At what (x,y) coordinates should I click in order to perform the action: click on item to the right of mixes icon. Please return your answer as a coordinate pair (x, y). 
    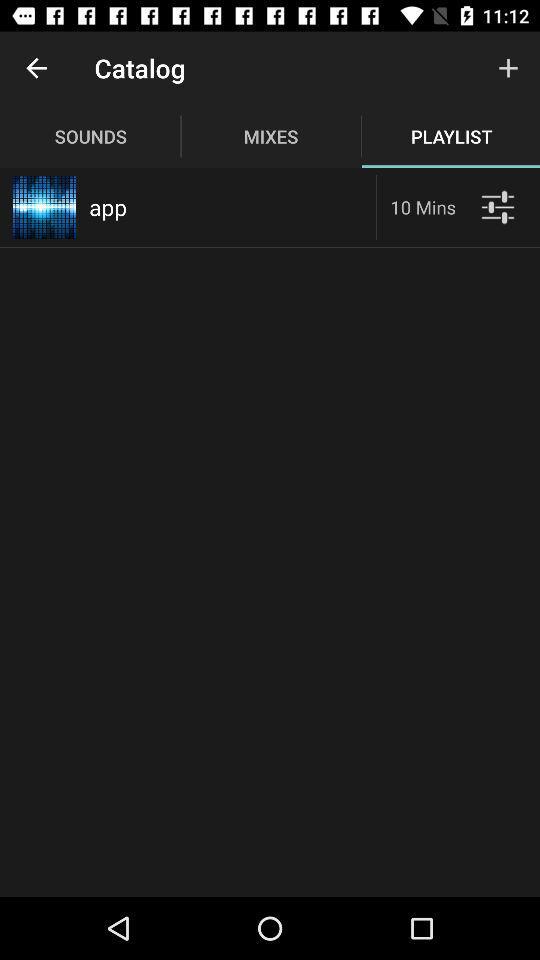
    Looking at the image, I should click on (508, 68).